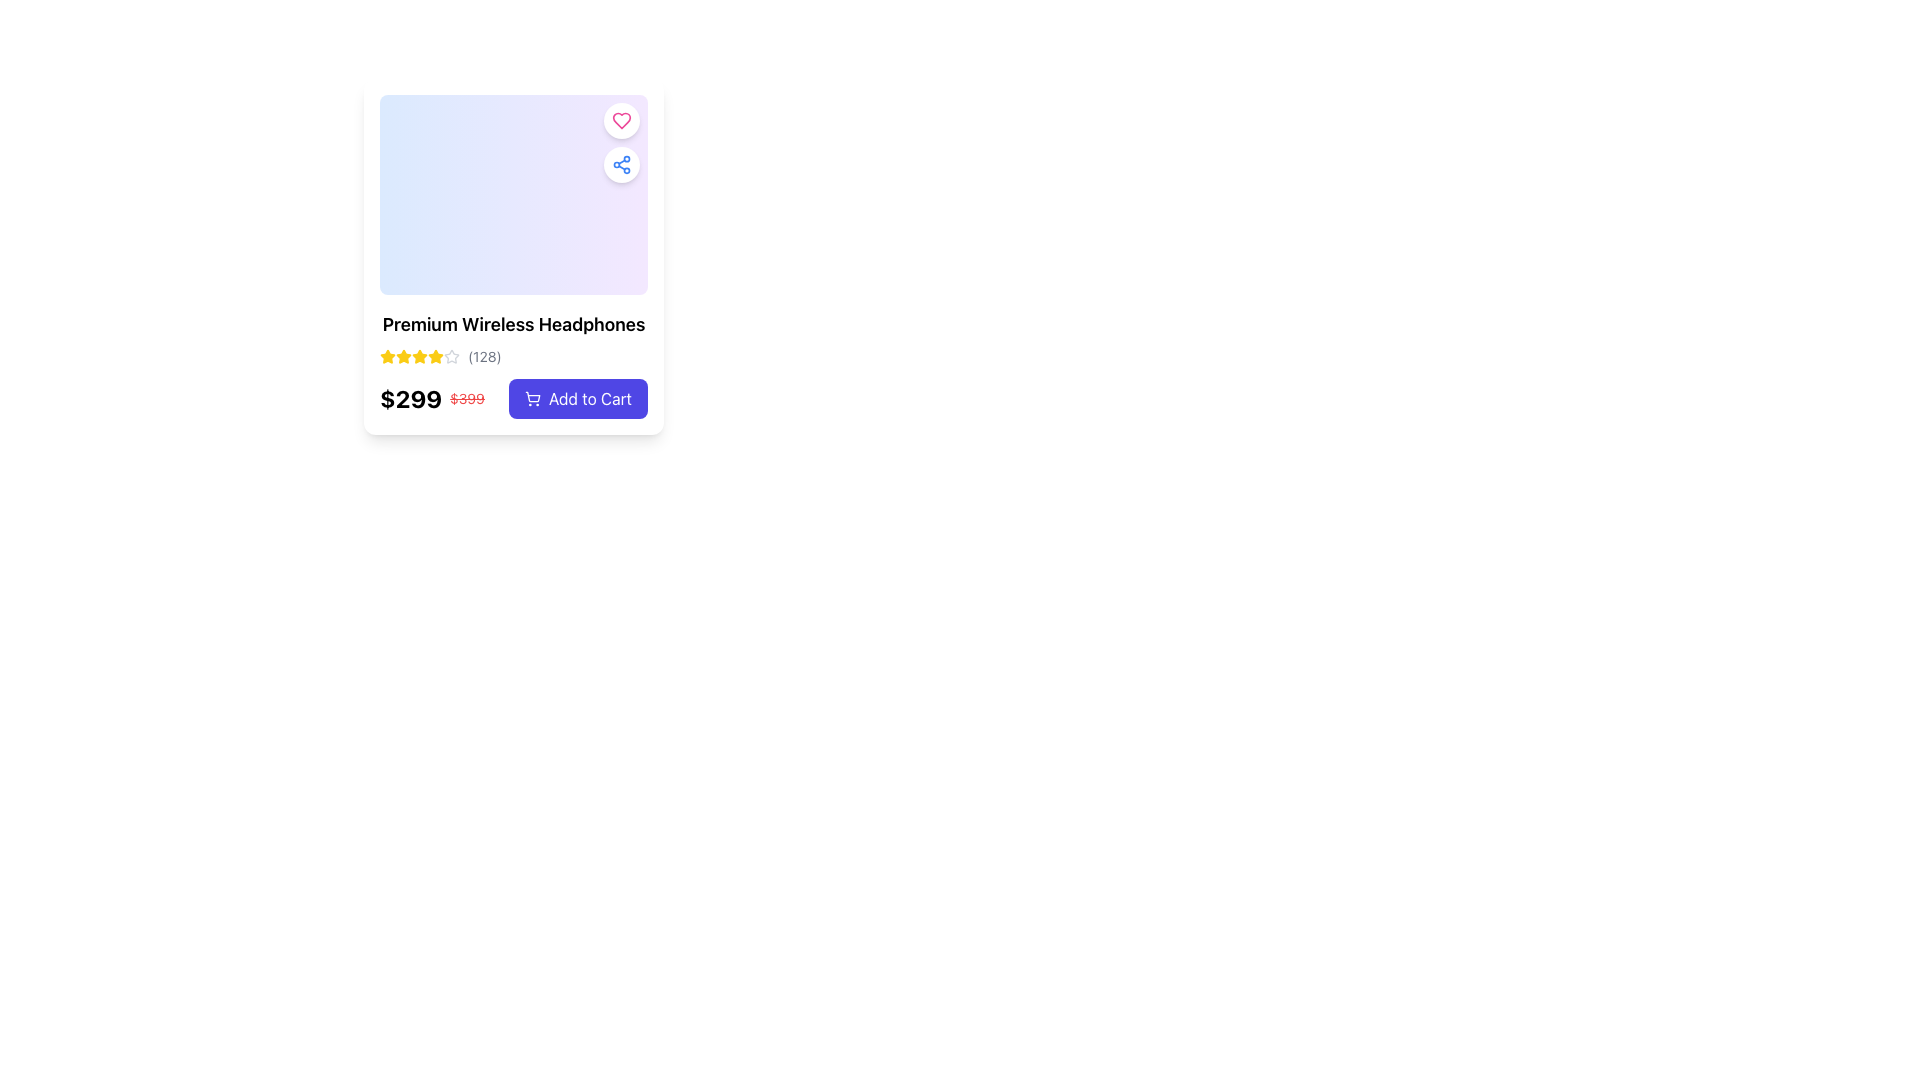  What do you see at coordinates (484, 356) in the screenshot?
I see `the text label displaying '(128)', which is styled in a small light gray color and located to the immediate right of a group of five yellow rating stars` at bounding box center [484, 356].